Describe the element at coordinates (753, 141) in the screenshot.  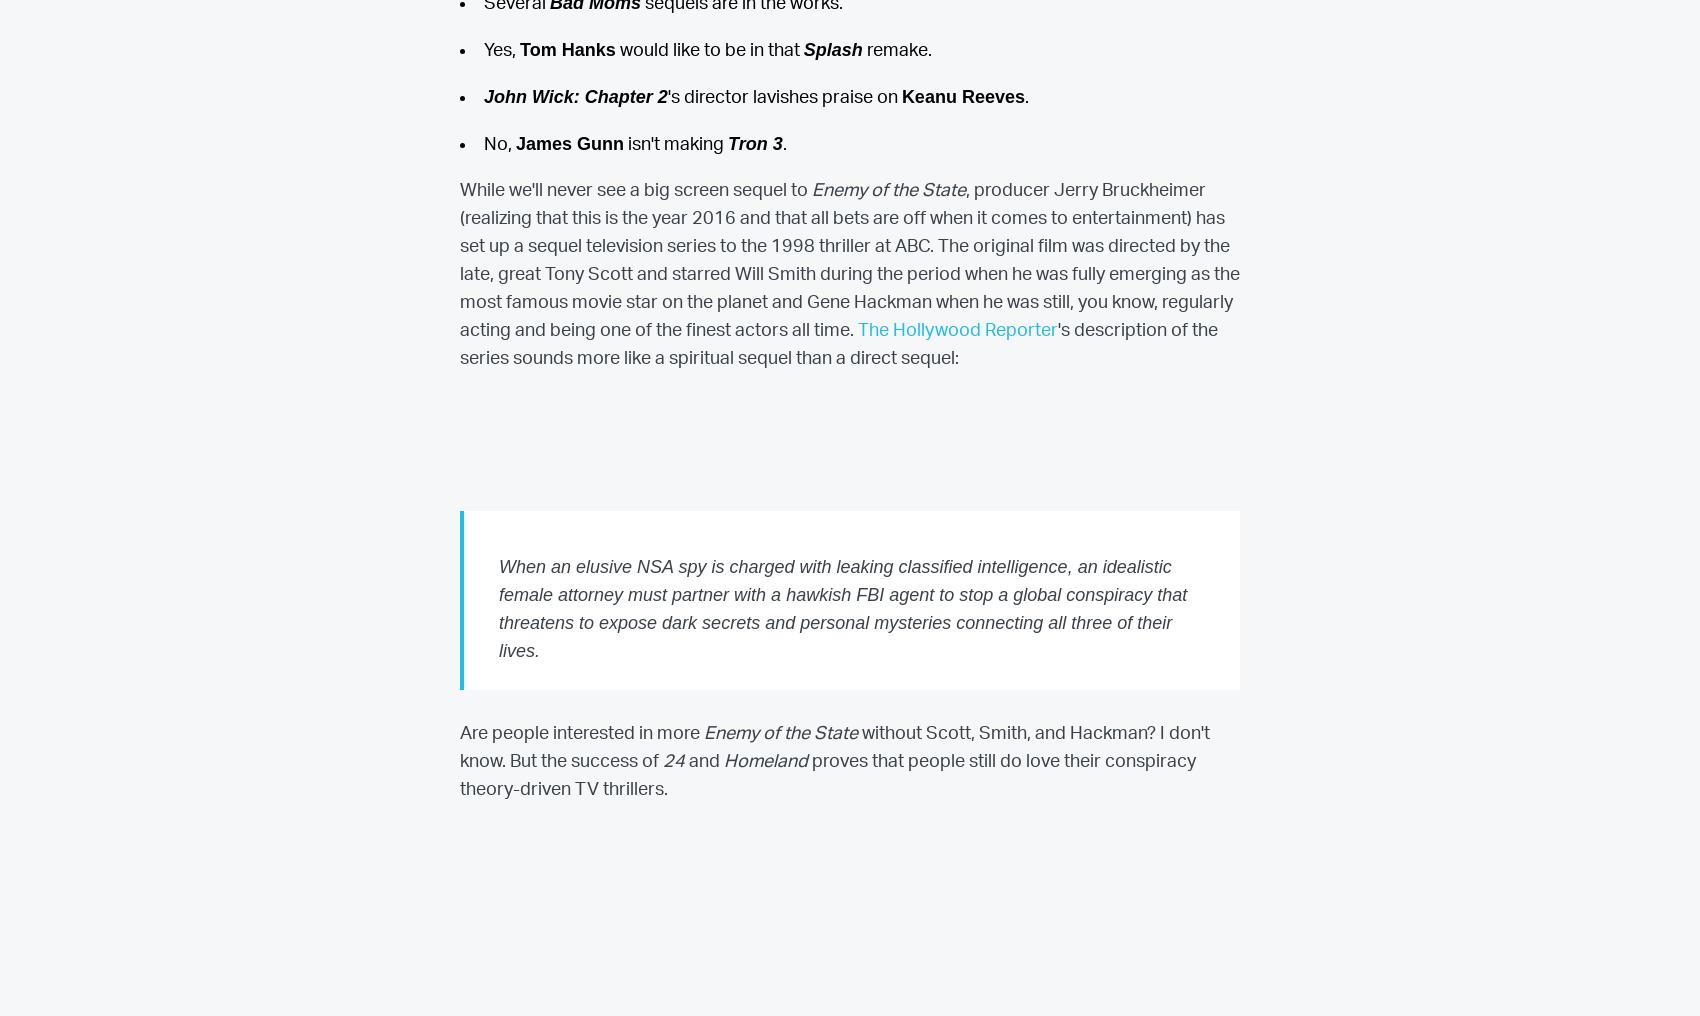
I see `'Tron 3'` at that location.